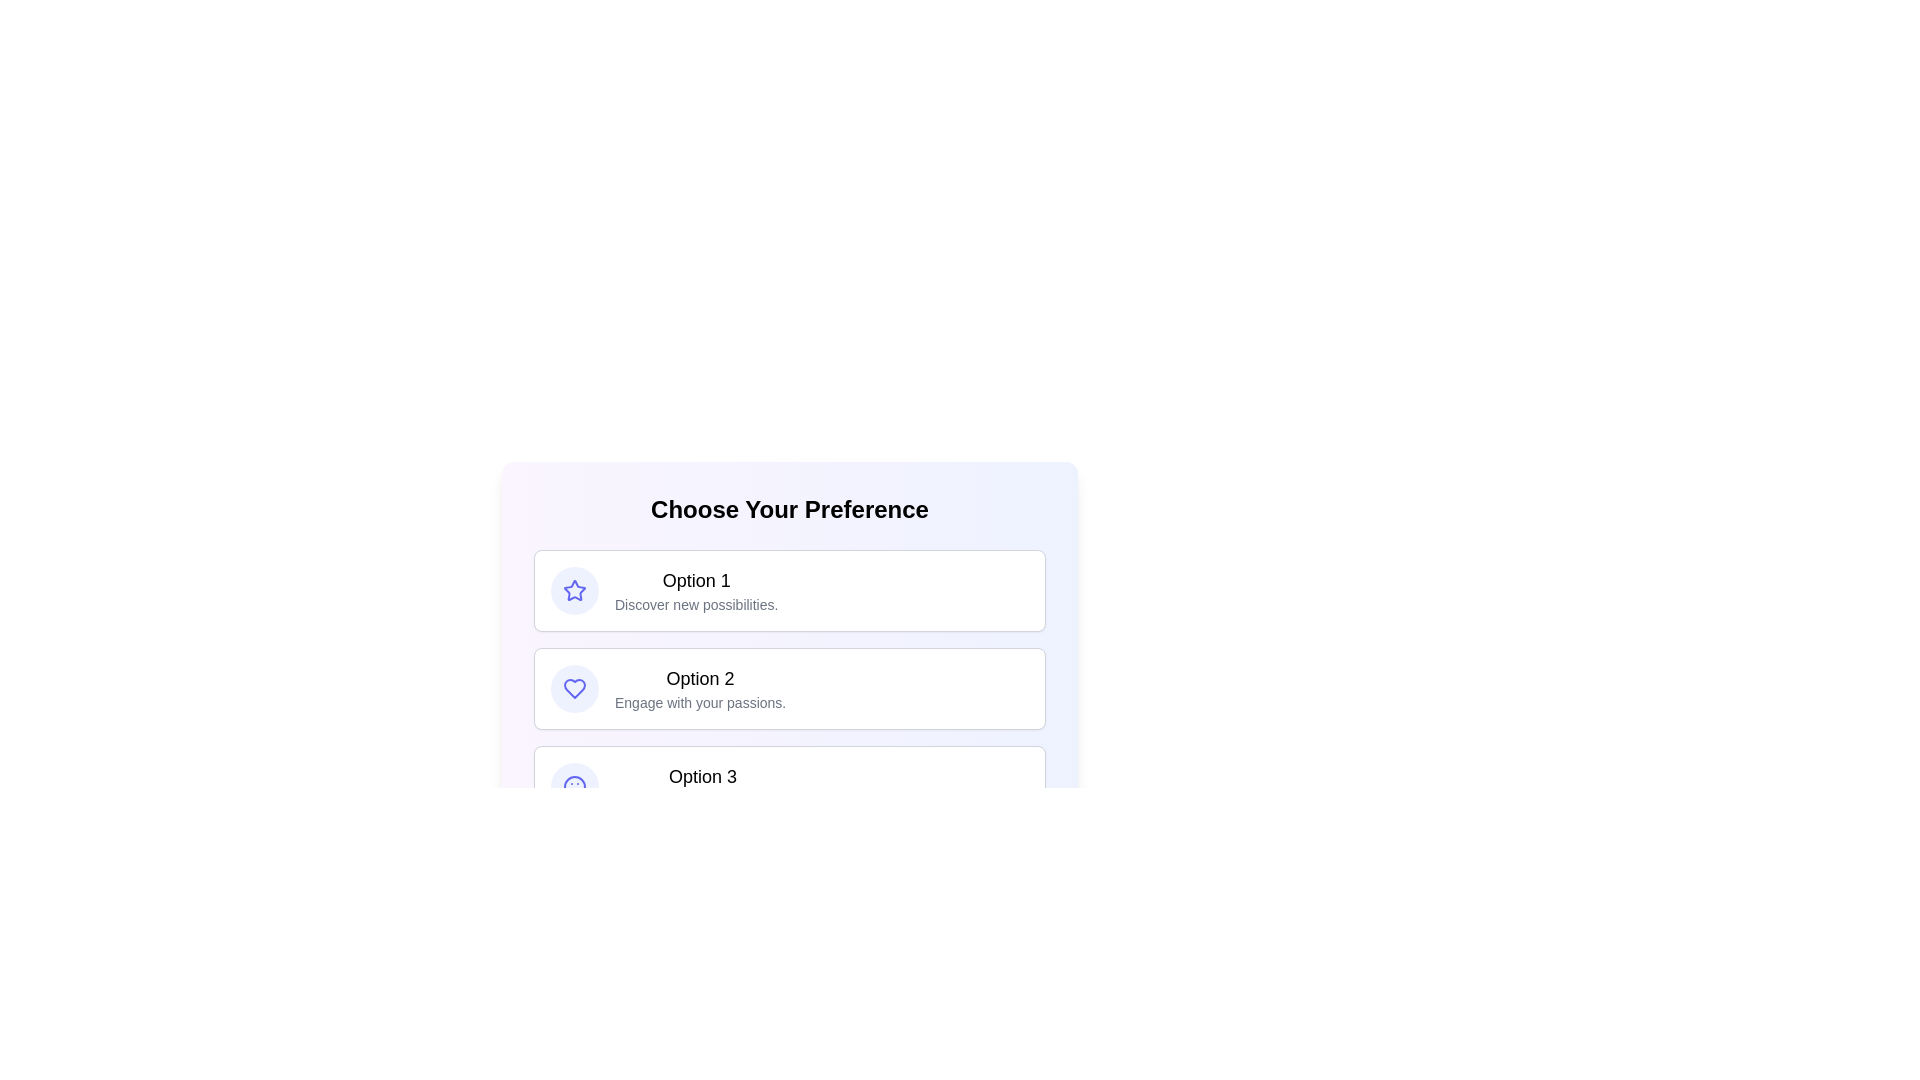  I want to click on the selectable option labeled with a title and subtitle, which is the third item in a vertical list of options, so click(789, 785).